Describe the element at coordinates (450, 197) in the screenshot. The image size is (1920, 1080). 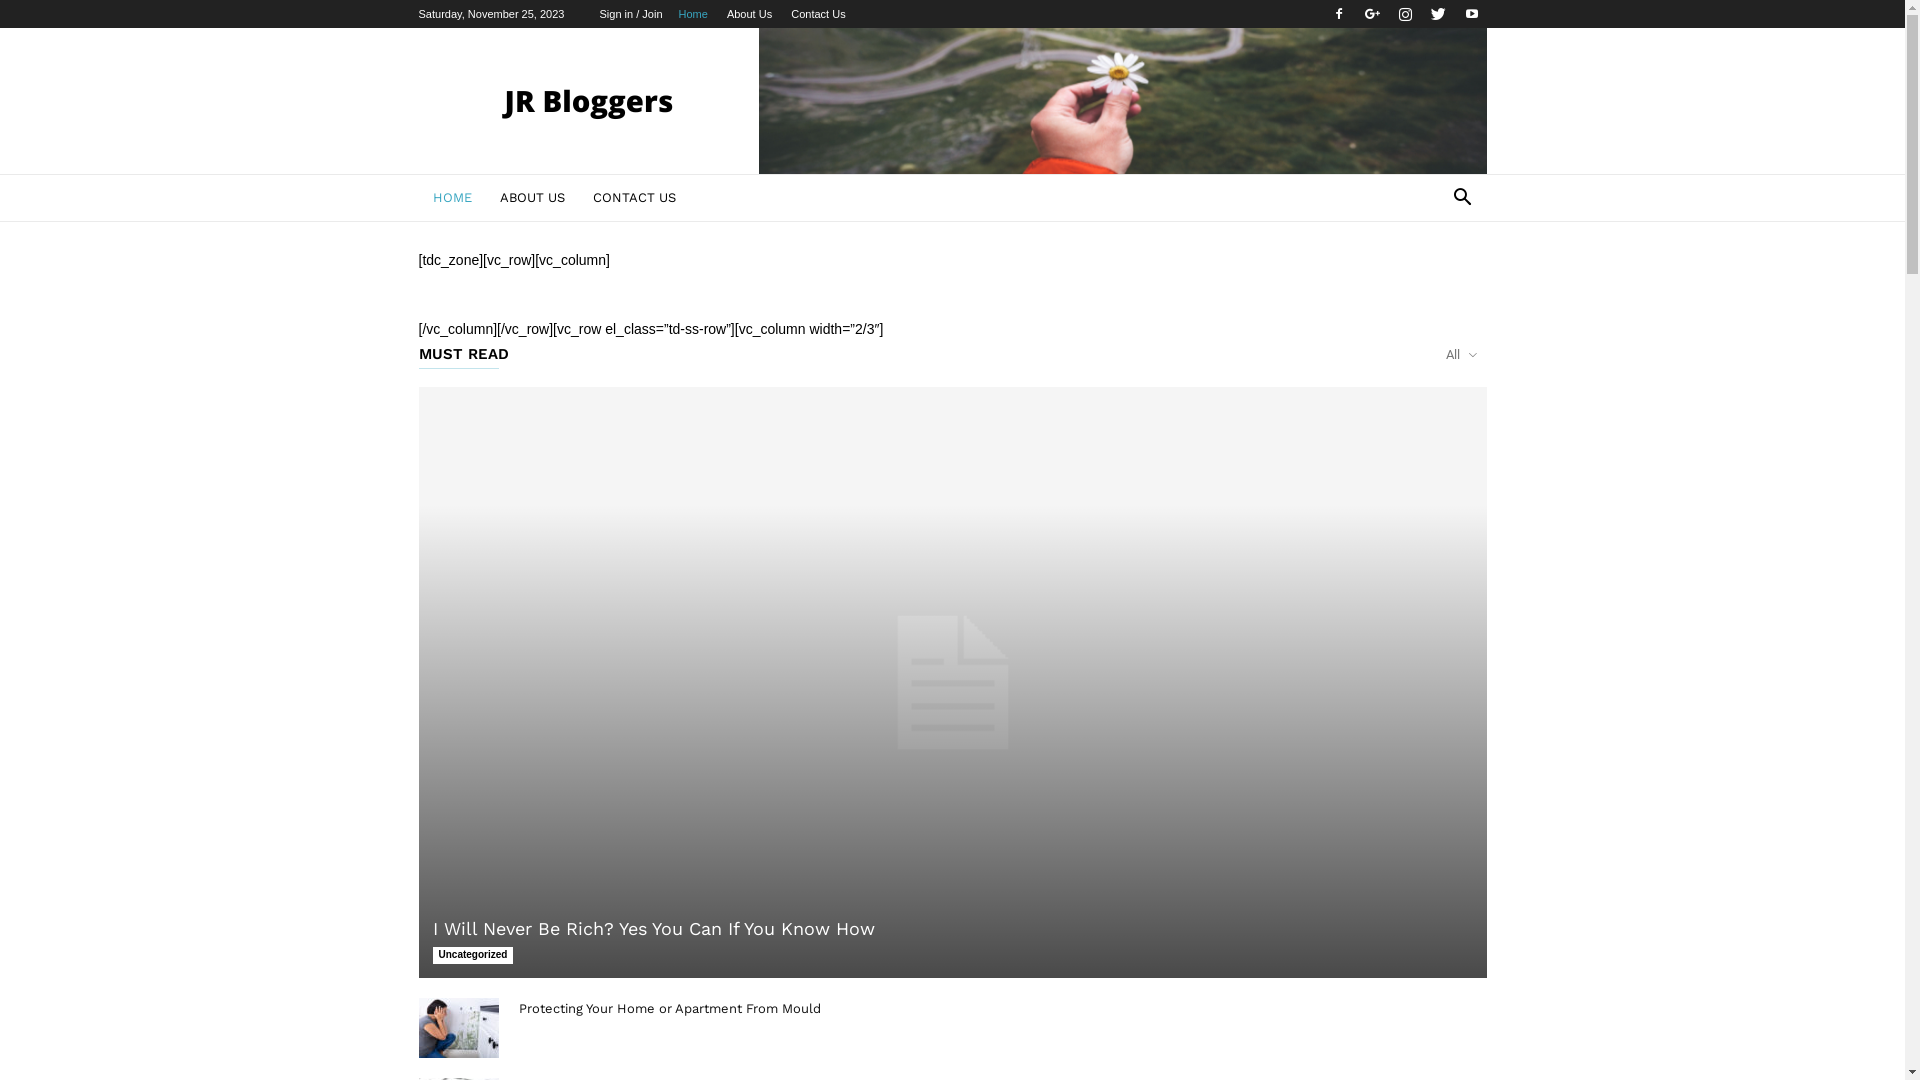
I see `'HOME'` at that location.